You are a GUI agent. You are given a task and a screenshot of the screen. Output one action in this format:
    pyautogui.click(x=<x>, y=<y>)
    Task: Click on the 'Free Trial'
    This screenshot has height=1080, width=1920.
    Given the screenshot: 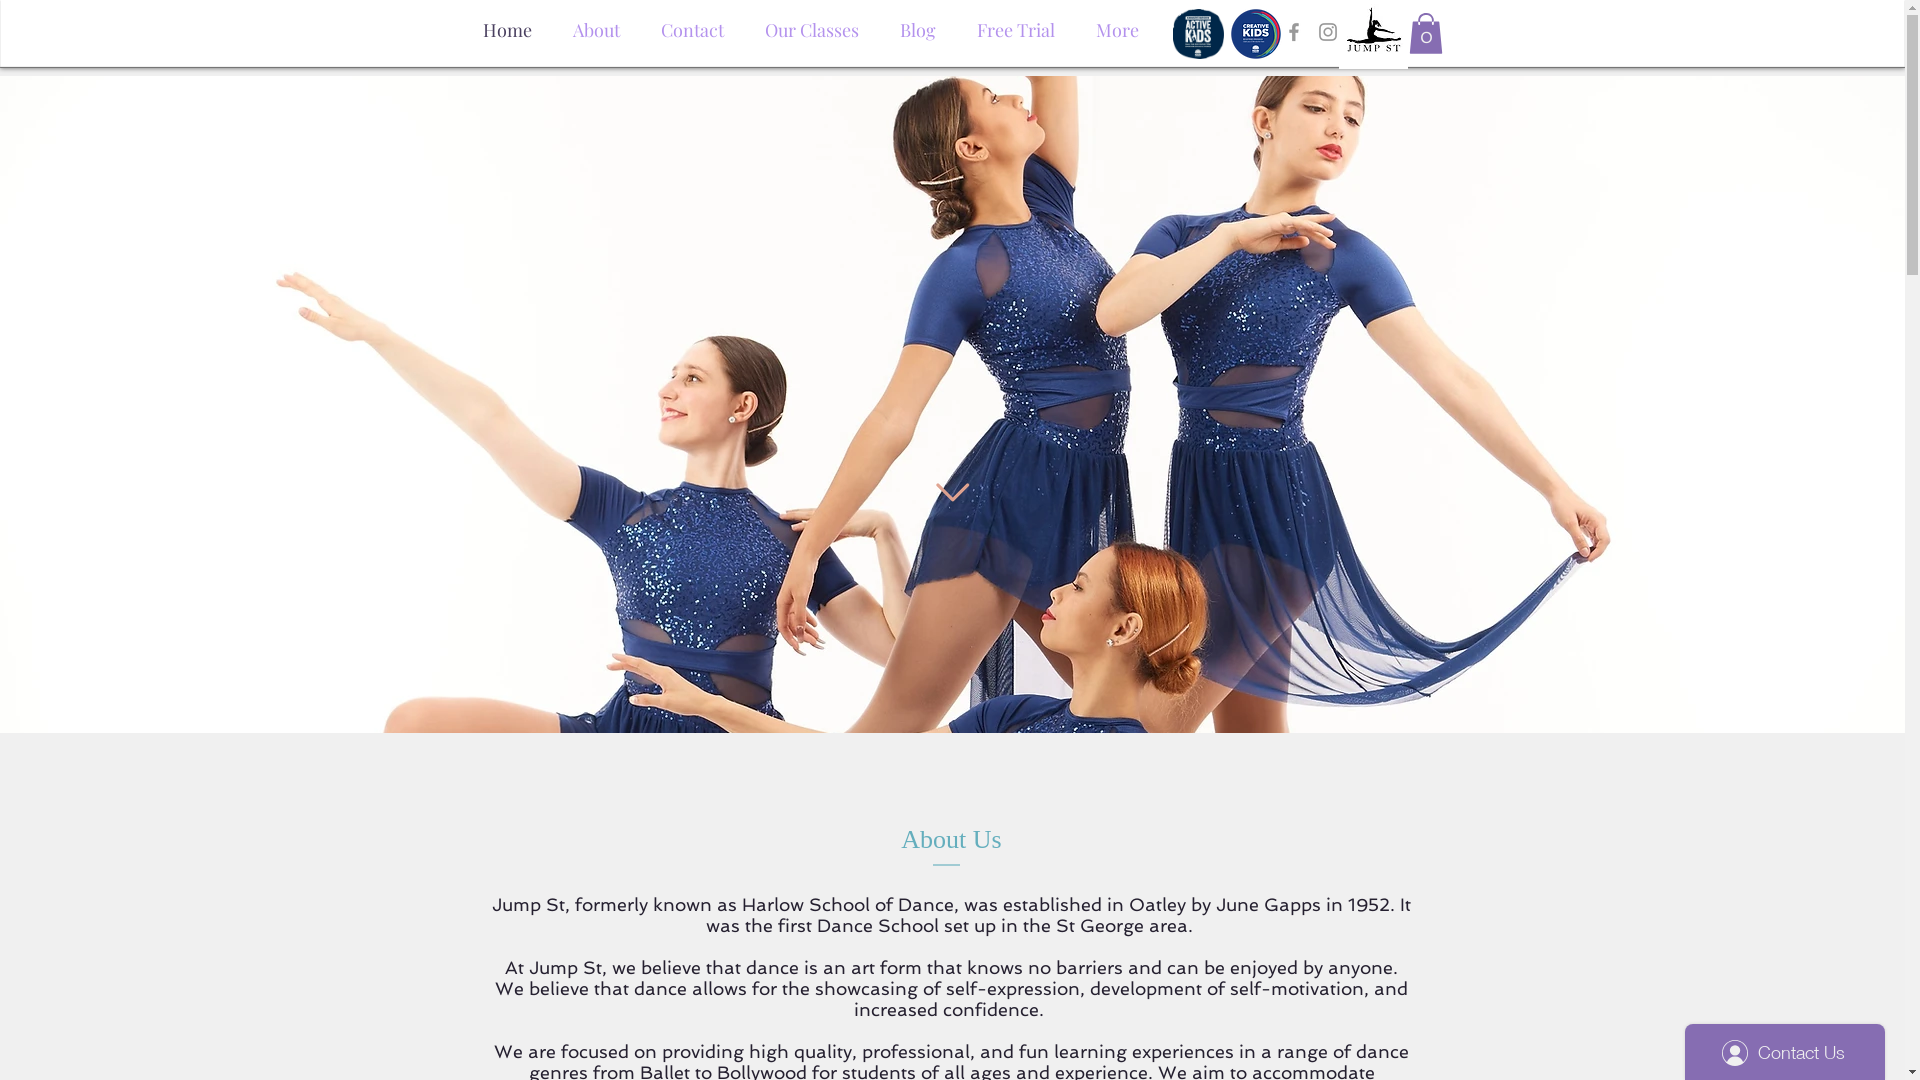 What is the action you would take?
    pyautogui.click(x=1015, y=24)
    